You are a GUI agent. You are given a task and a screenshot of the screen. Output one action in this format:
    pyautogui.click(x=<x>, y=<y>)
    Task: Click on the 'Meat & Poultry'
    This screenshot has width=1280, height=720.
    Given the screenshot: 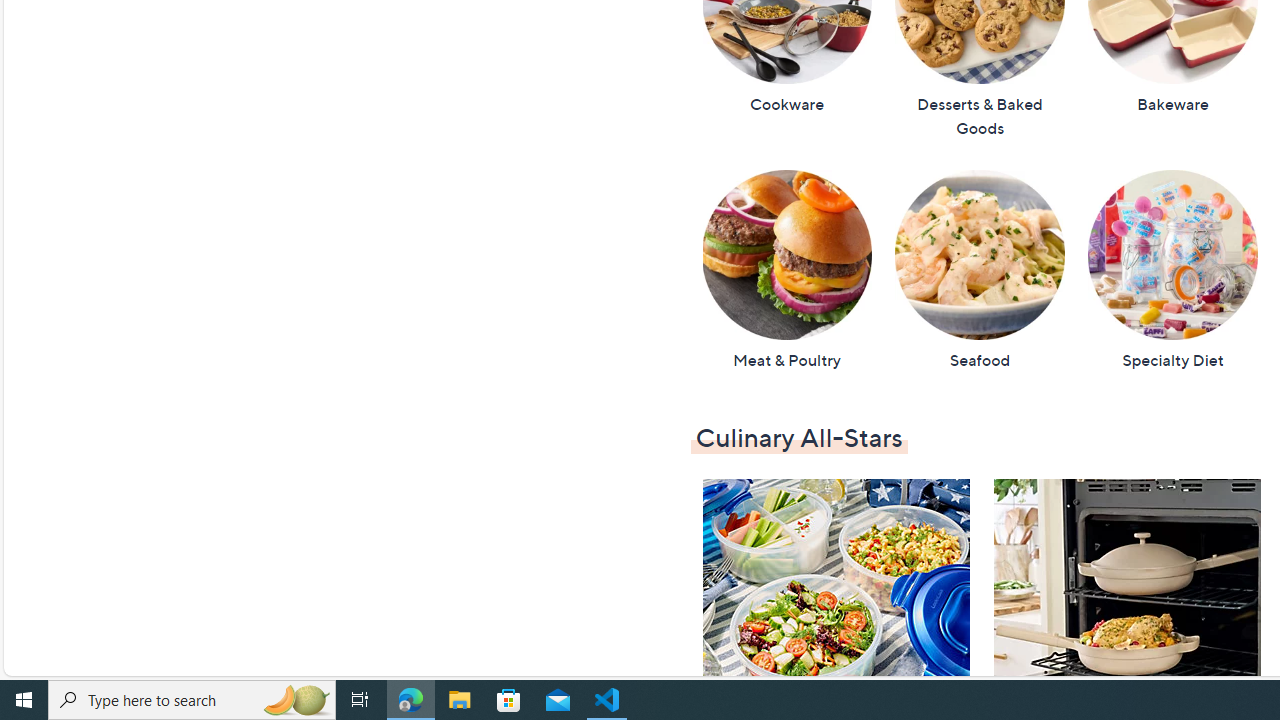 What is the action you would take?
    pyautogui.click(x=785, y=270)
    